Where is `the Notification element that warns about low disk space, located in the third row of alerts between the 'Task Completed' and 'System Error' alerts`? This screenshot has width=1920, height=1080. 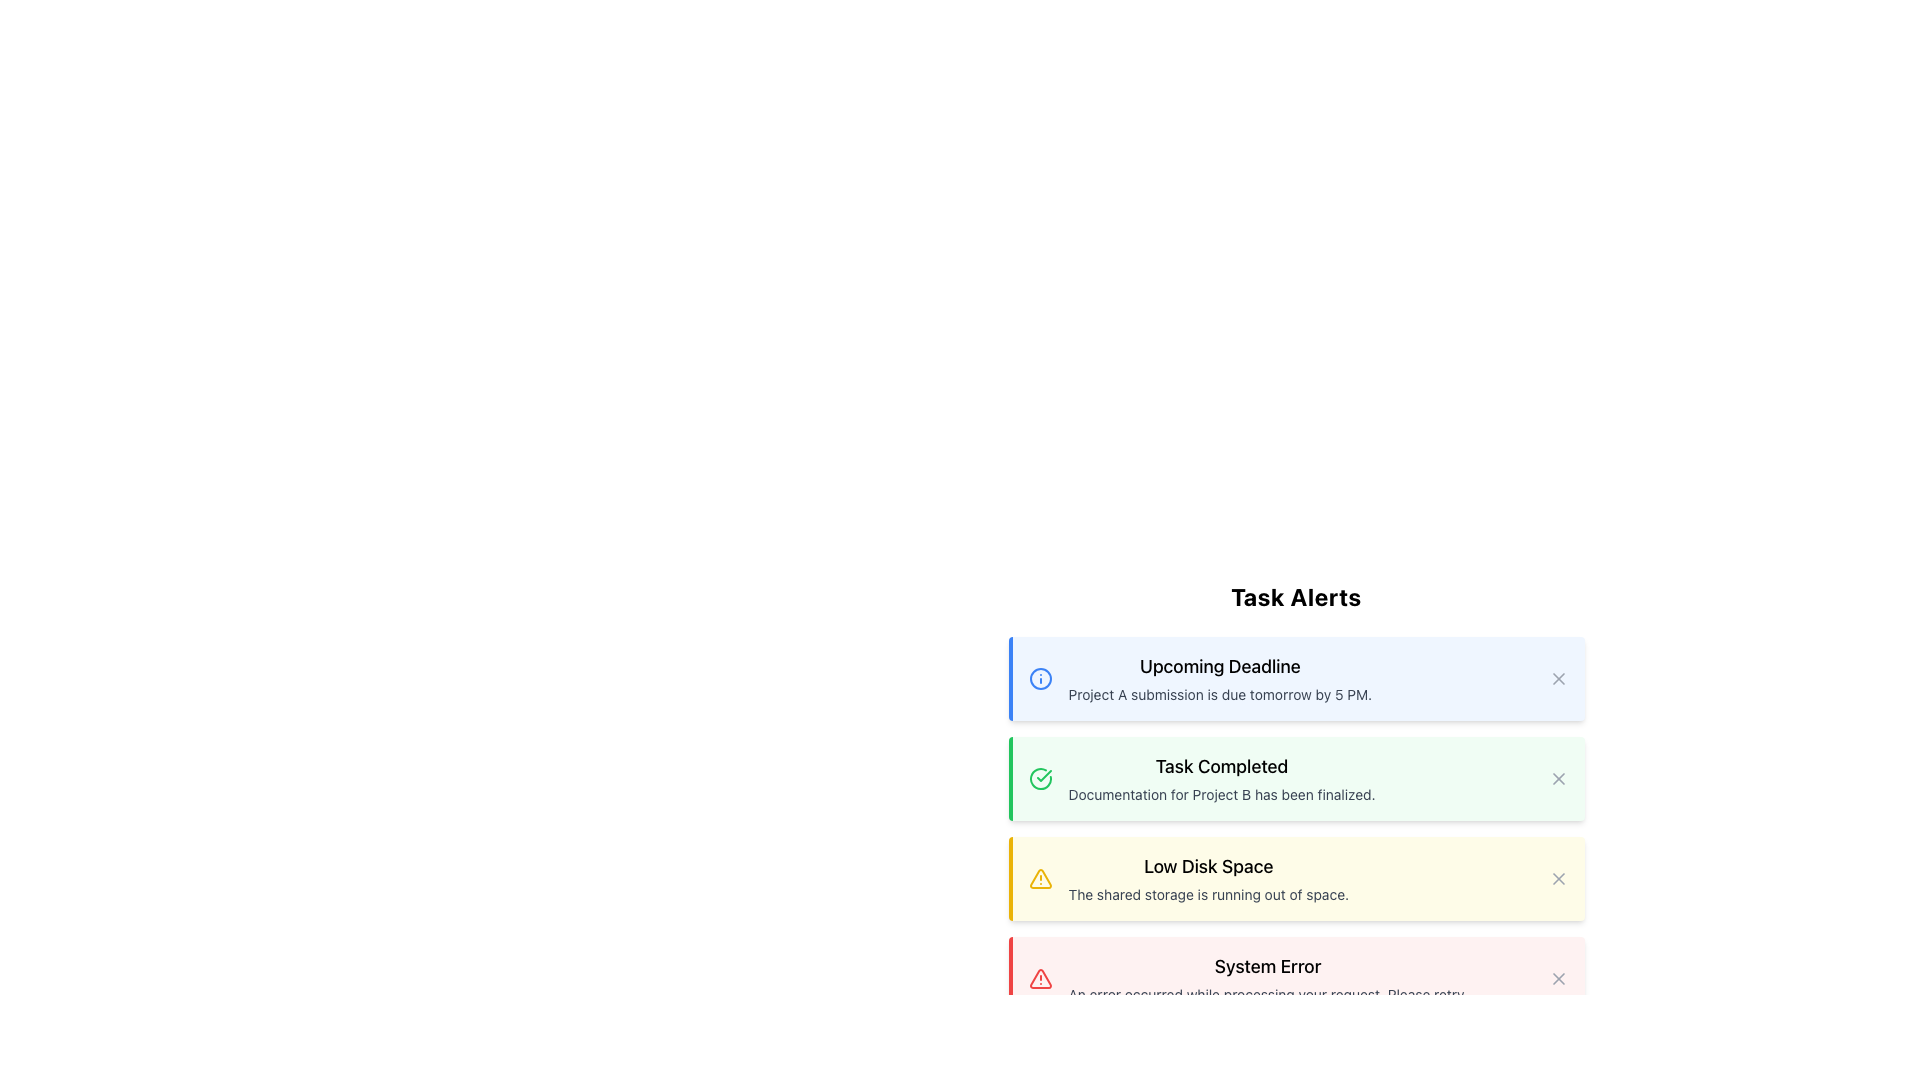
the Notification element that warns about low disk space, located in the third row of alerts between the 'Task Completed' and 'System Error' alerts is located at coordinates (1207, 878).